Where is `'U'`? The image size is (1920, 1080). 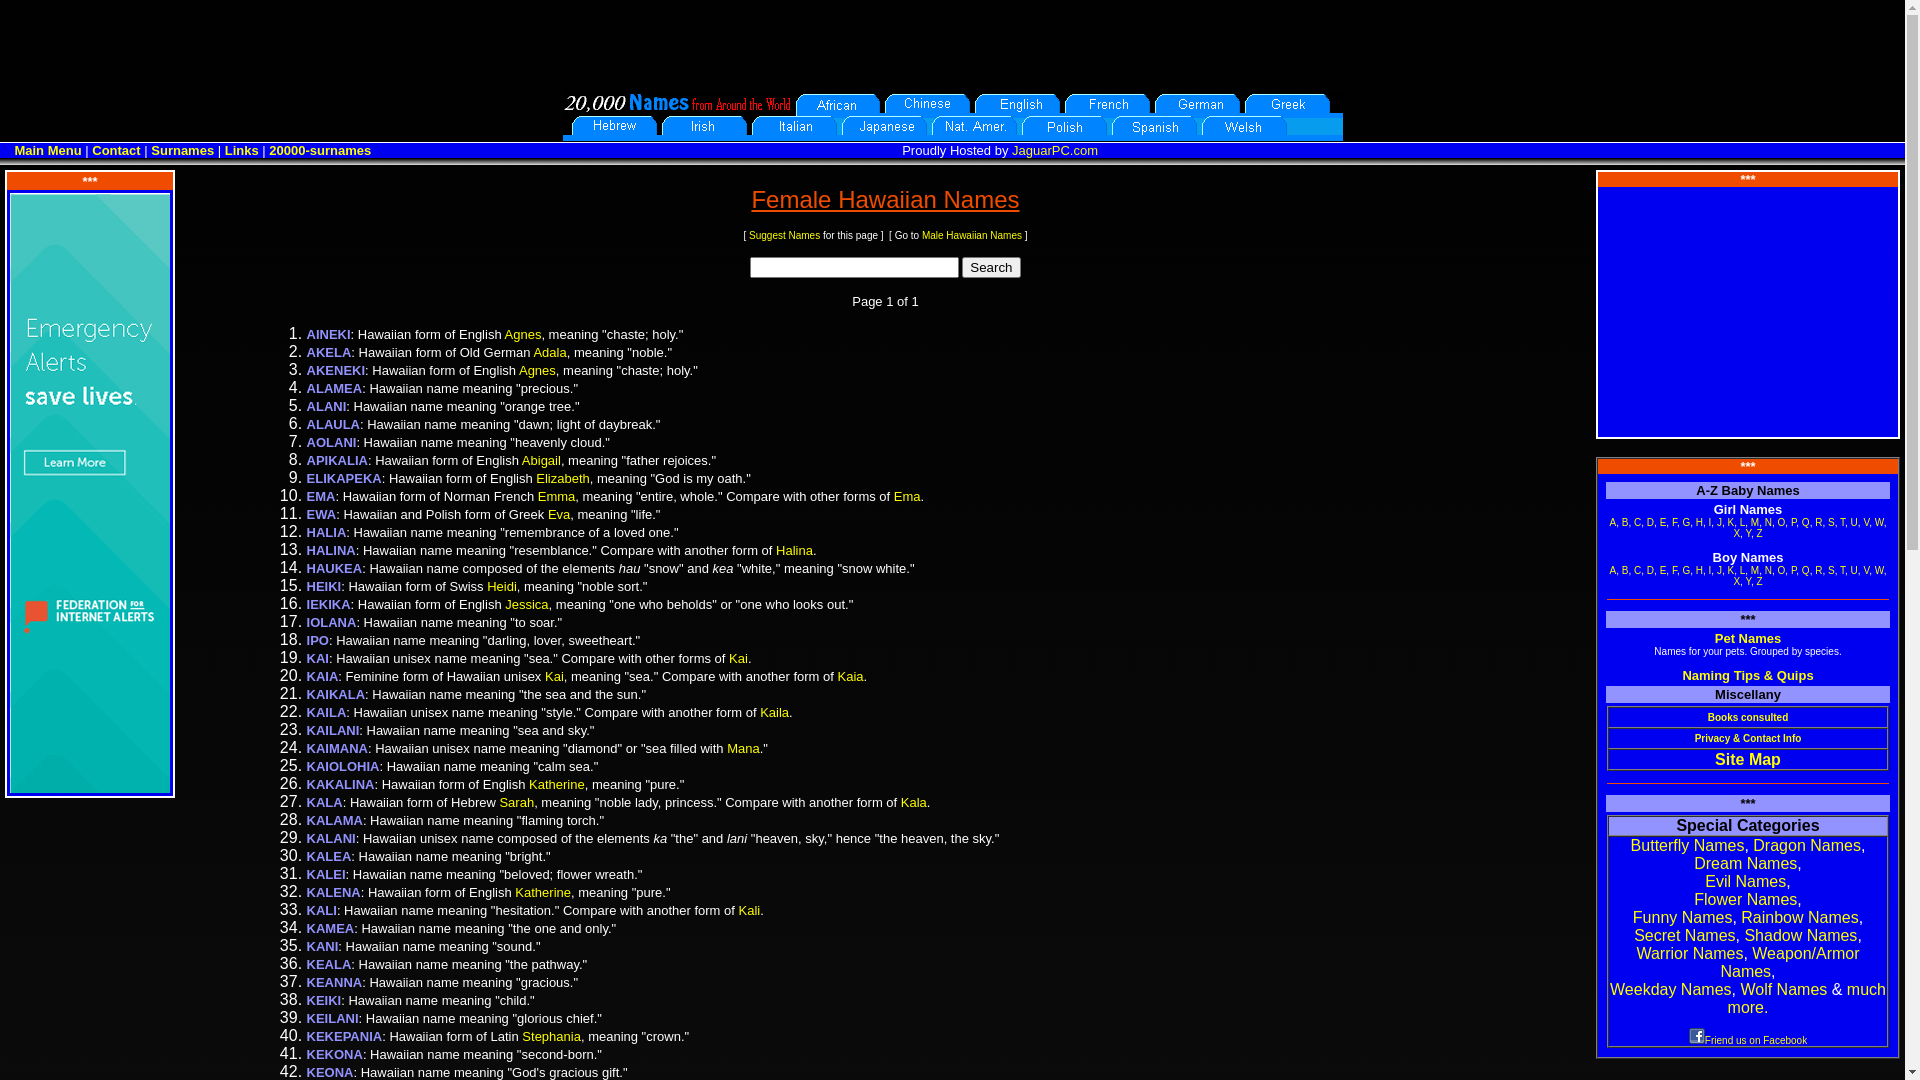
'U' is located at coordinates (1853, 570).